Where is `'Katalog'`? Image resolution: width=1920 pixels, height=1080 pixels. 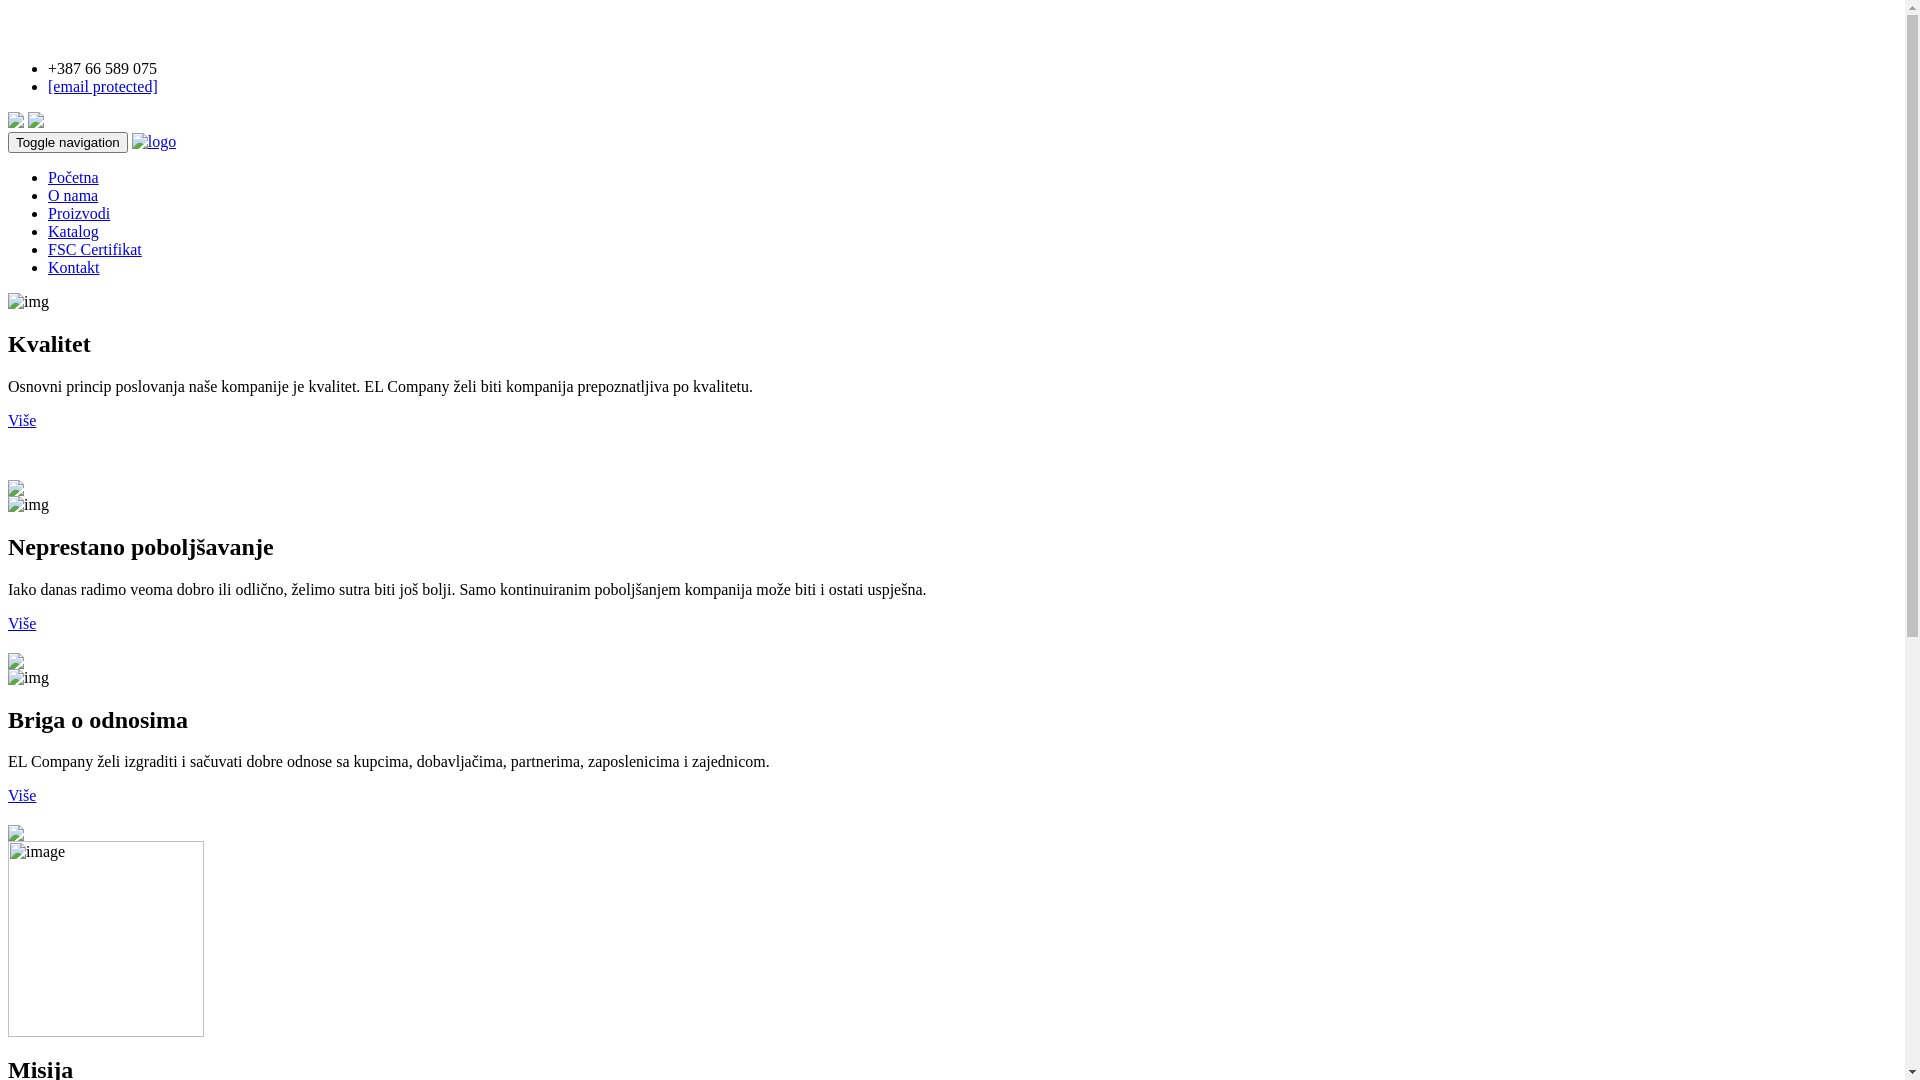 'Katalog' is located at coordinates (73, 230).